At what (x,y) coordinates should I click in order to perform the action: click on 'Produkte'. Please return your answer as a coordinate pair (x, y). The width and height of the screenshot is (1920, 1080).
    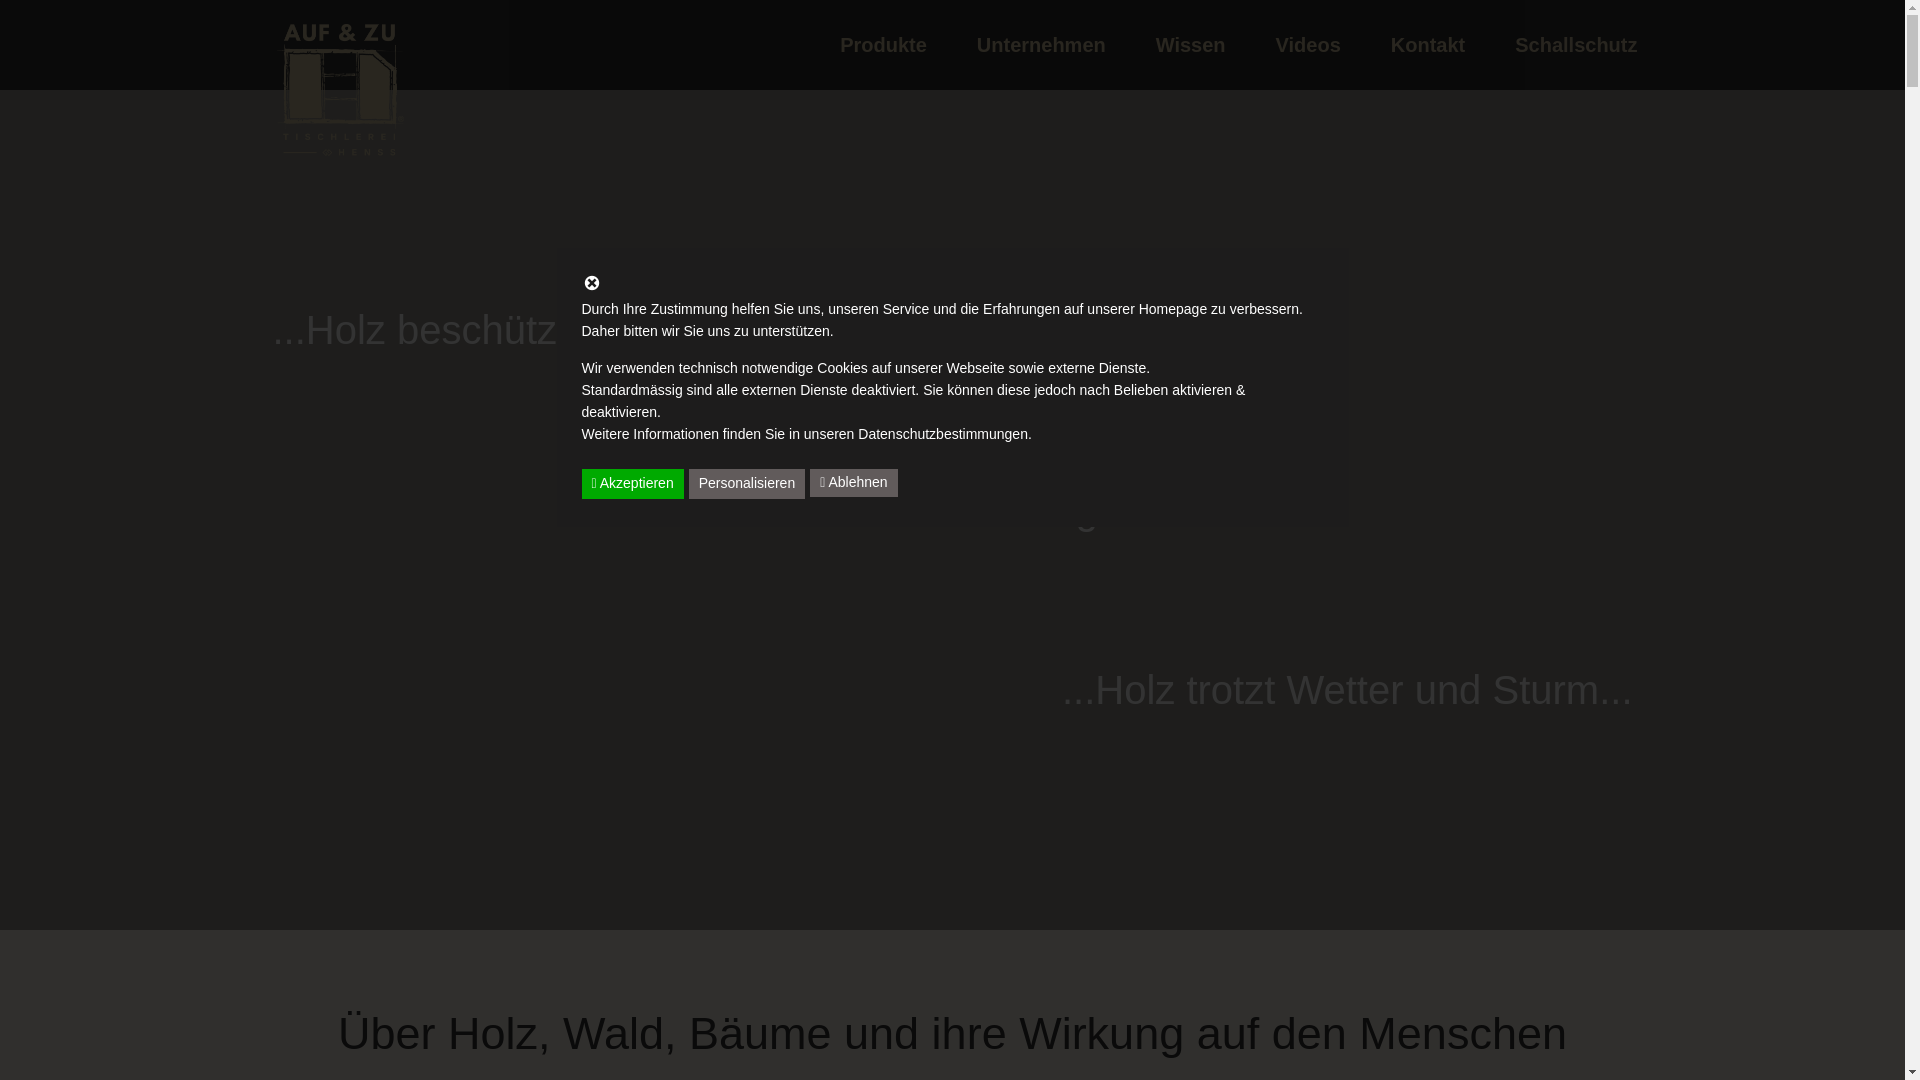
    Looking at the image, I should click on (882, 45).